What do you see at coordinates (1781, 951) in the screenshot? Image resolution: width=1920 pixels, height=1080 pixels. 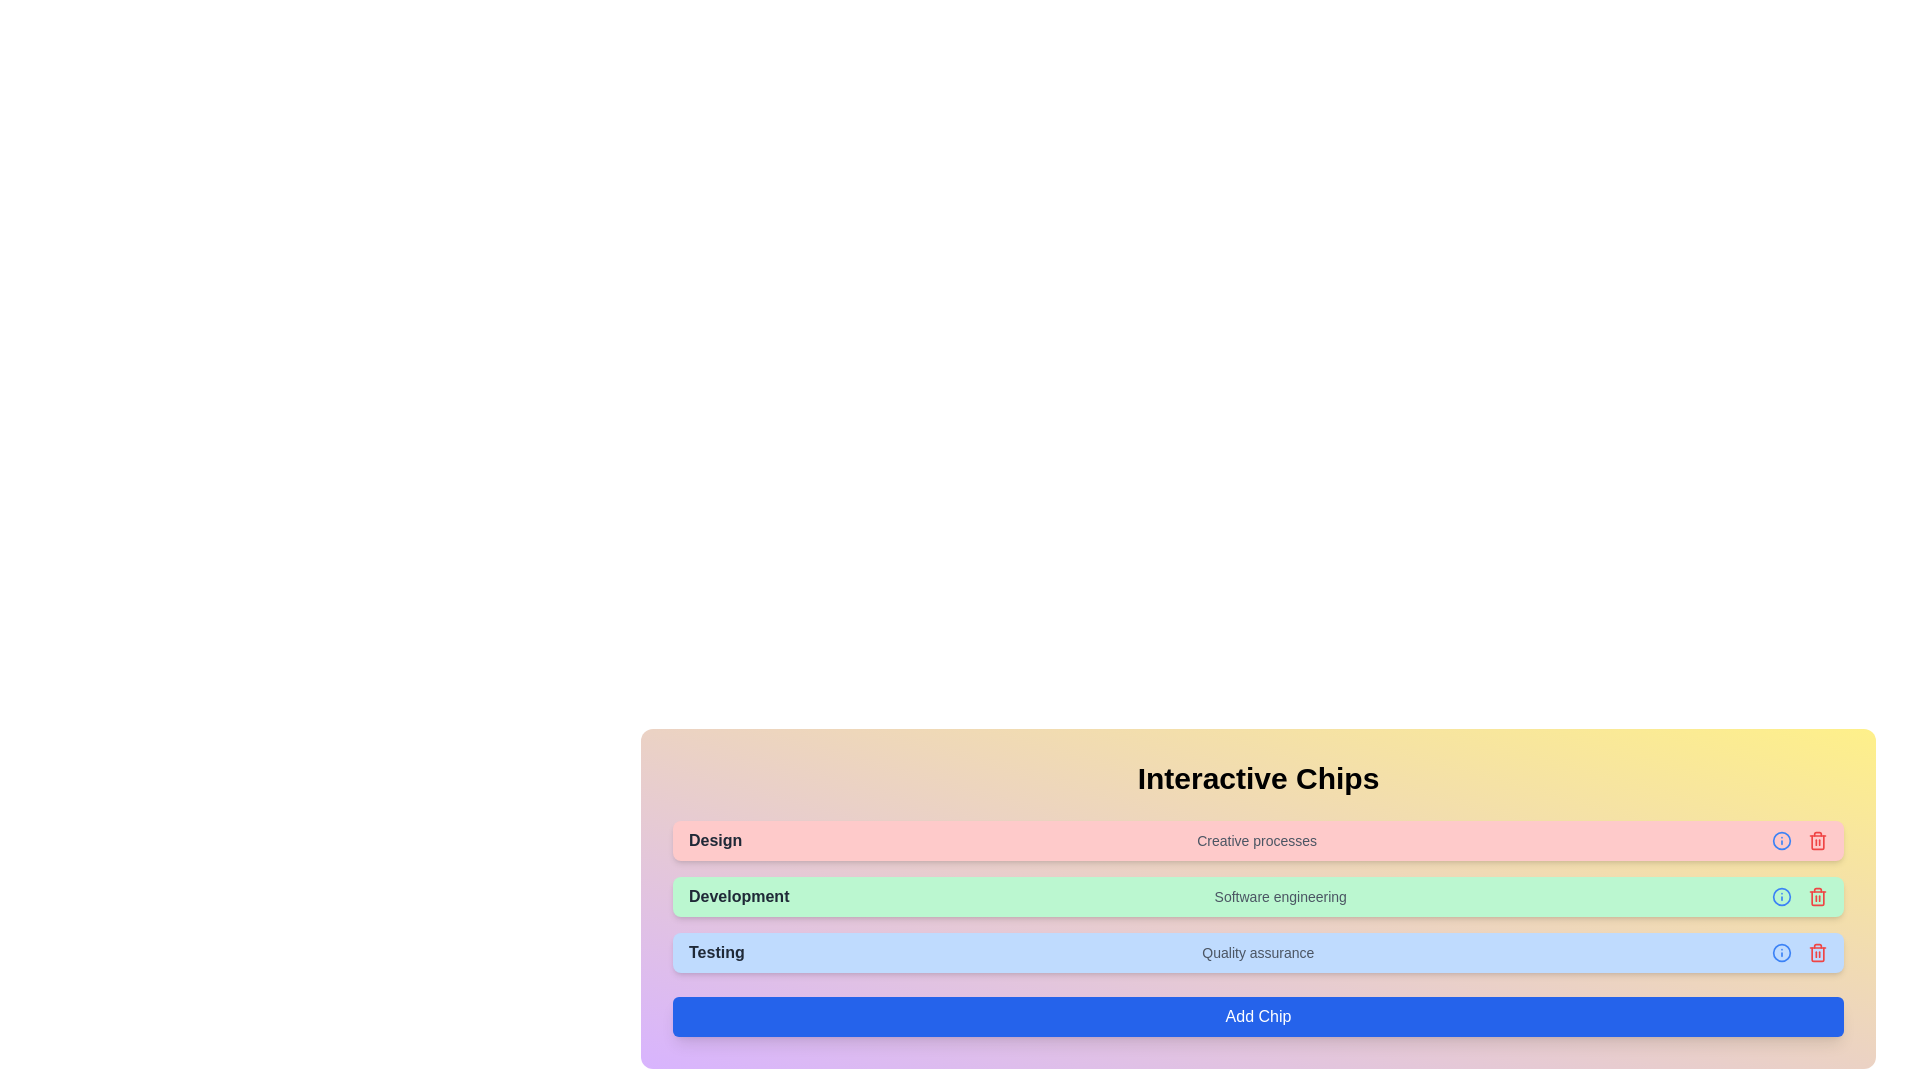 I see `'Info' icon for the chip labeled Testing` at bounding box center [1781, 951].